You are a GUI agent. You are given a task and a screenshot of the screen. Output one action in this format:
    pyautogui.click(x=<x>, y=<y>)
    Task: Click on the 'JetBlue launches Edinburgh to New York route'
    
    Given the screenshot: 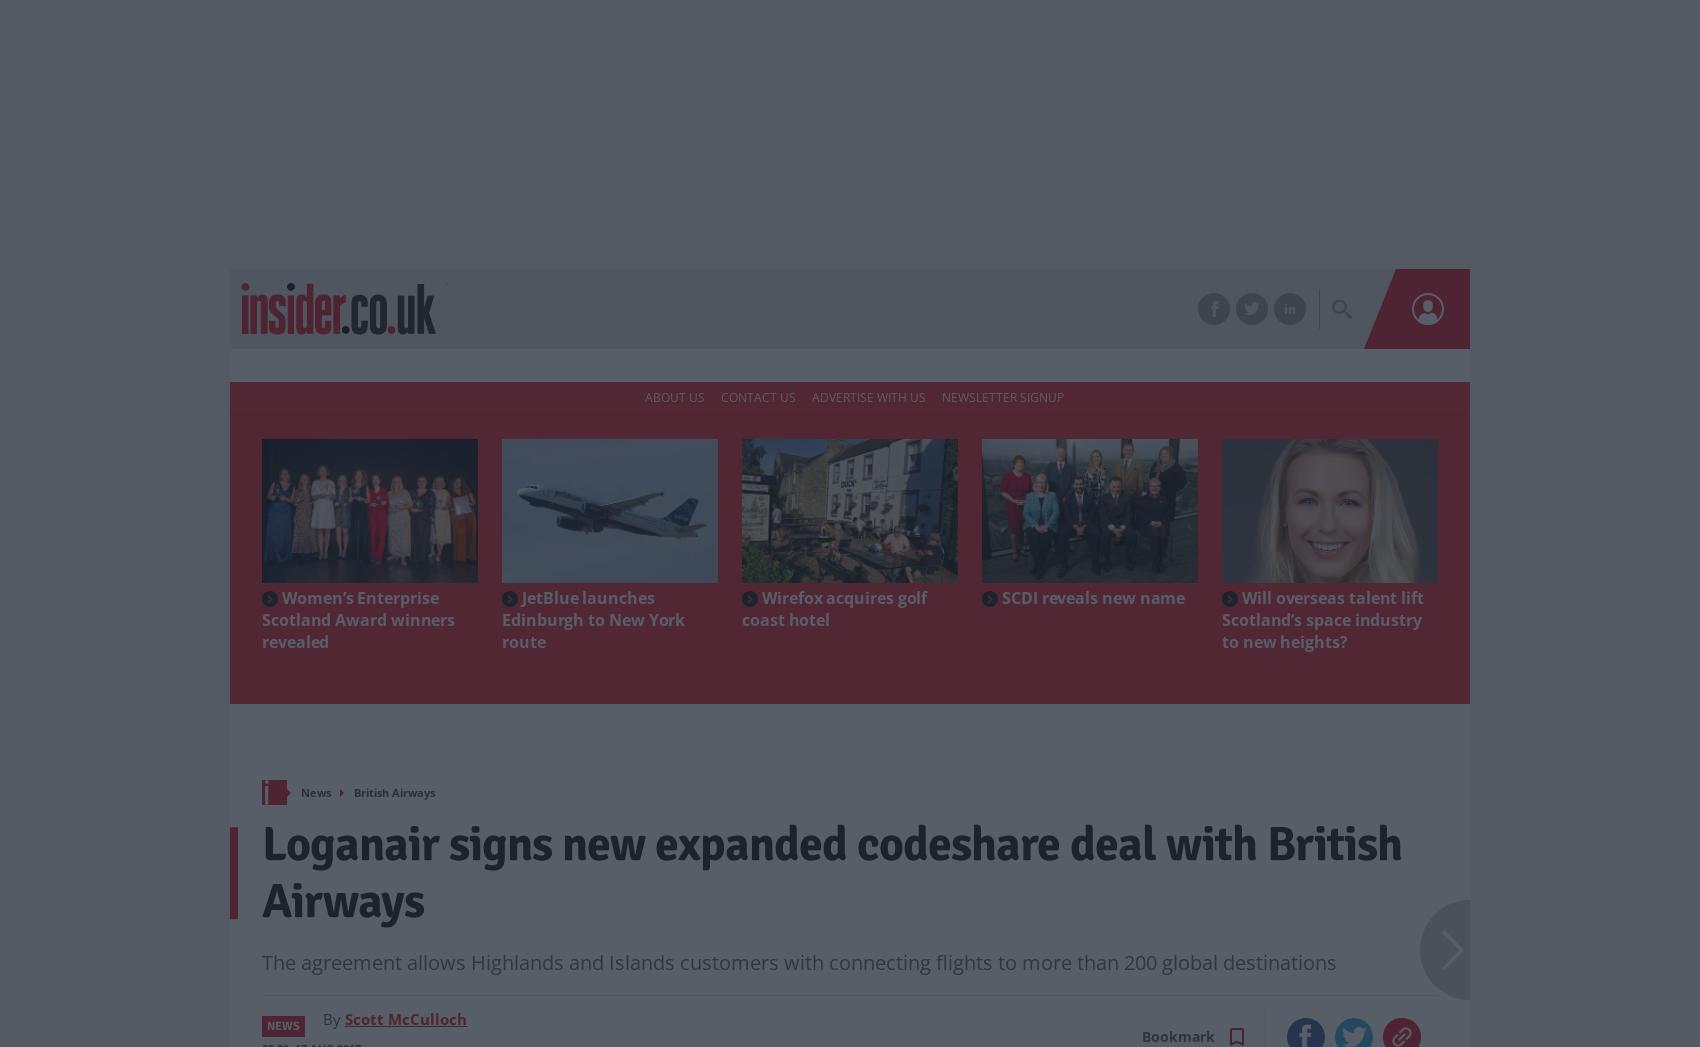 What is the action you would take?
    pyautogui.click(x=502, y=617)
    